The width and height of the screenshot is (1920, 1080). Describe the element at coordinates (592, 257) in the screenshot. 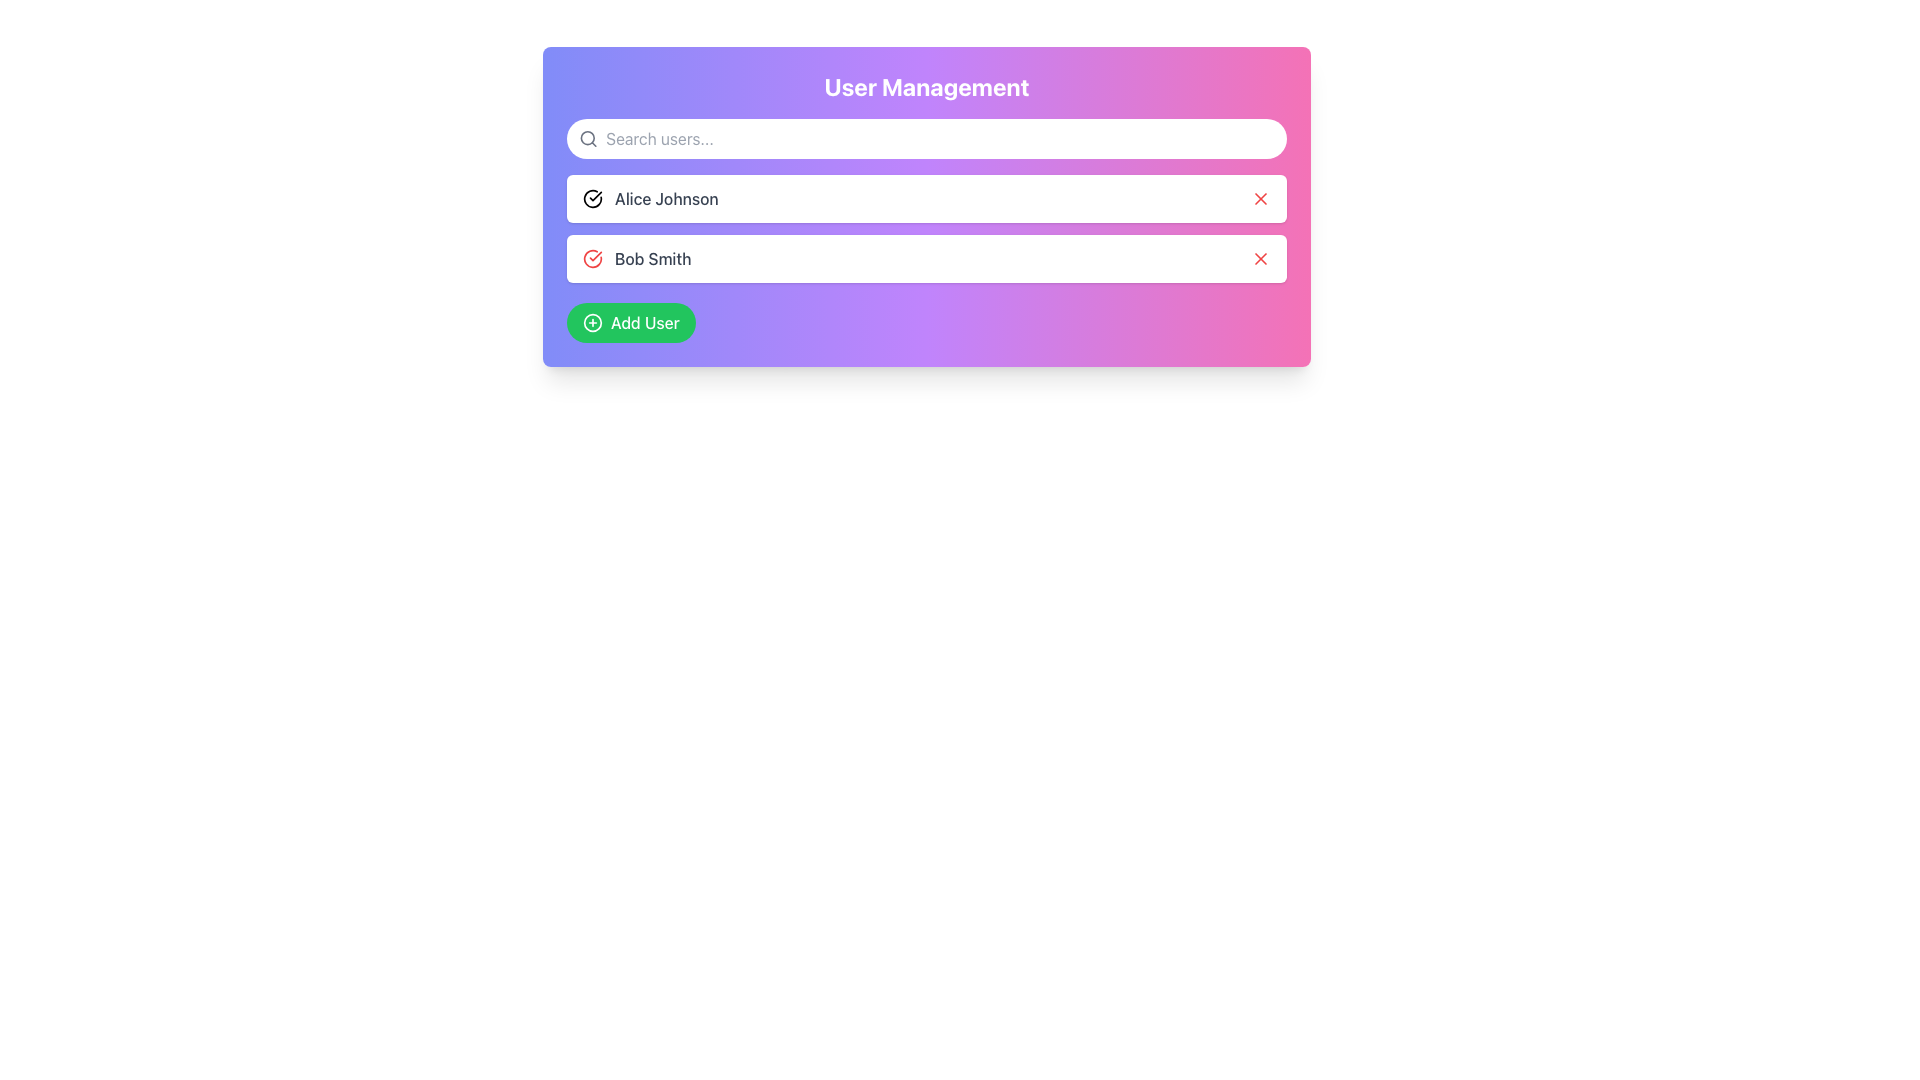

I see `the circular red icon with a checkmark located to the left of the text label 'Bob Smith' in the second list item under 'User Management.'` at that location.